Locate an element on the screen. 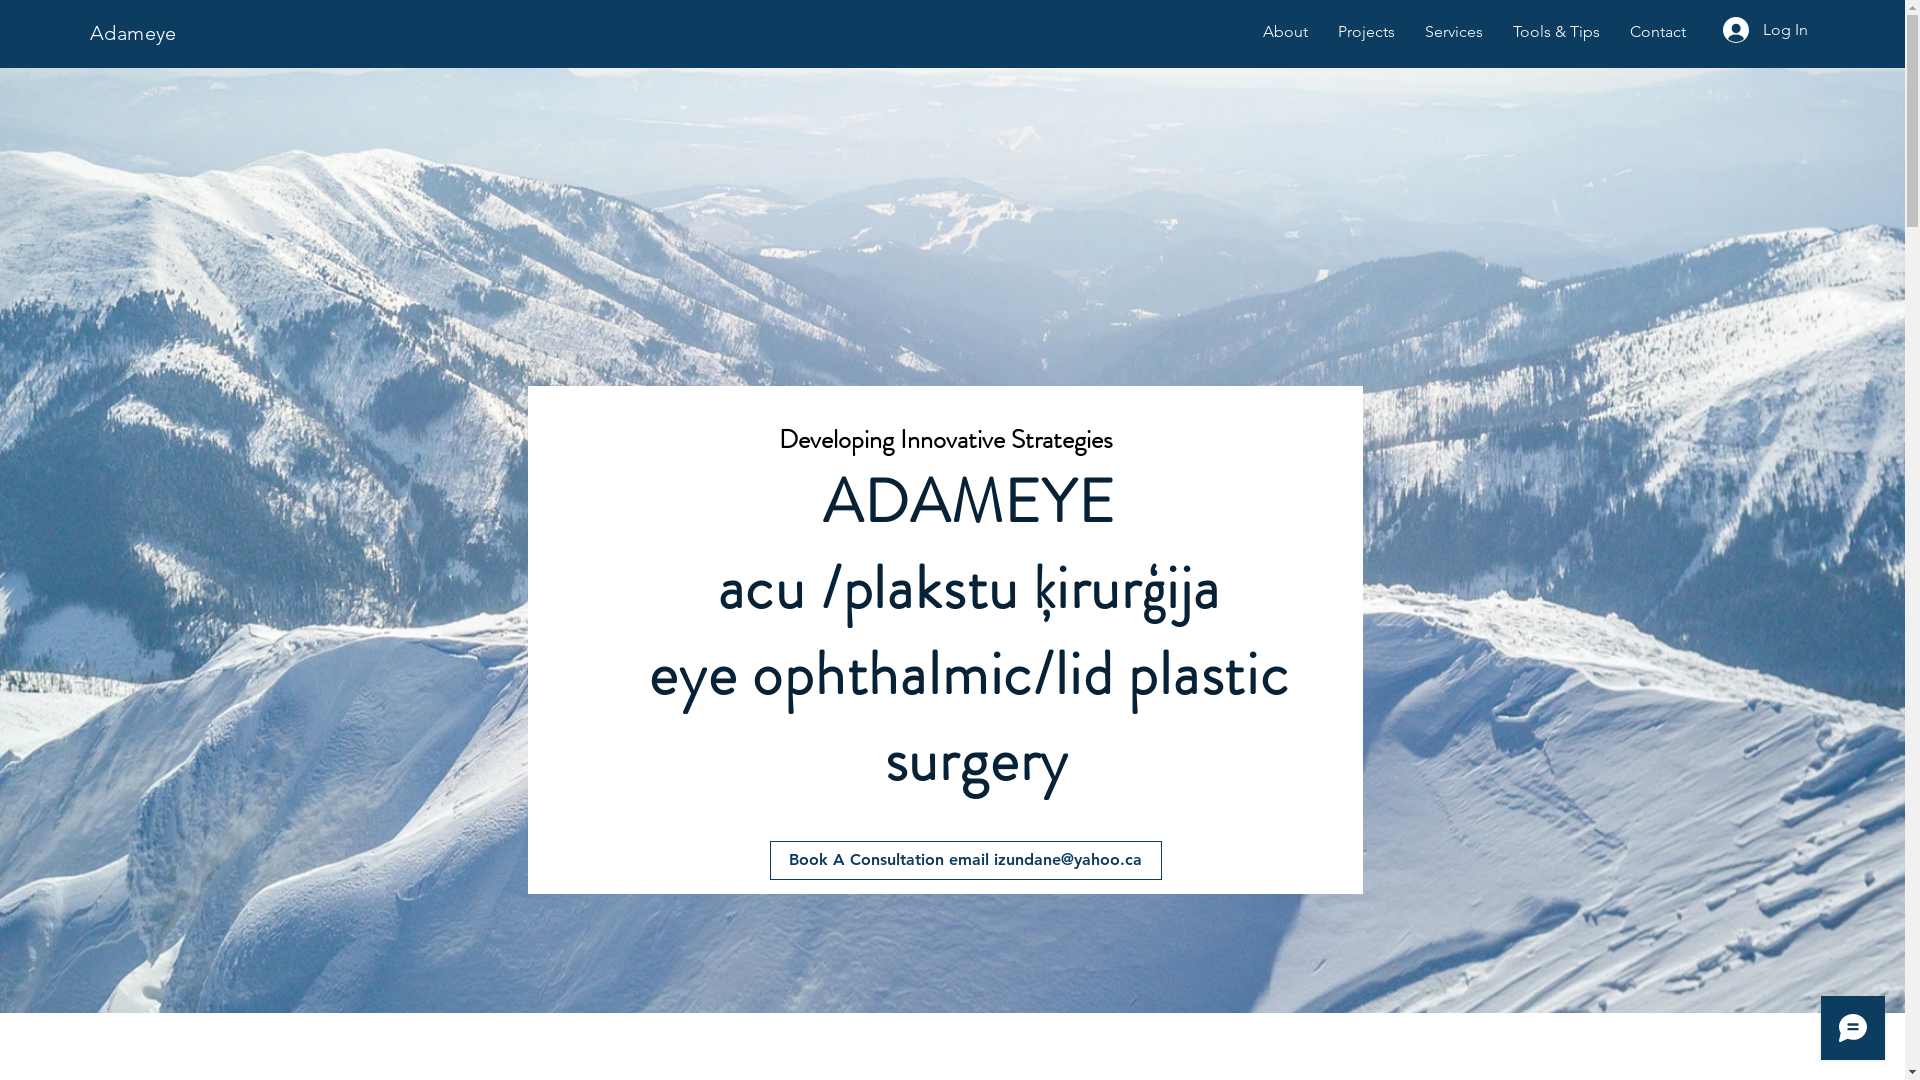  'Projects' is located at coordinates (1365, 31).